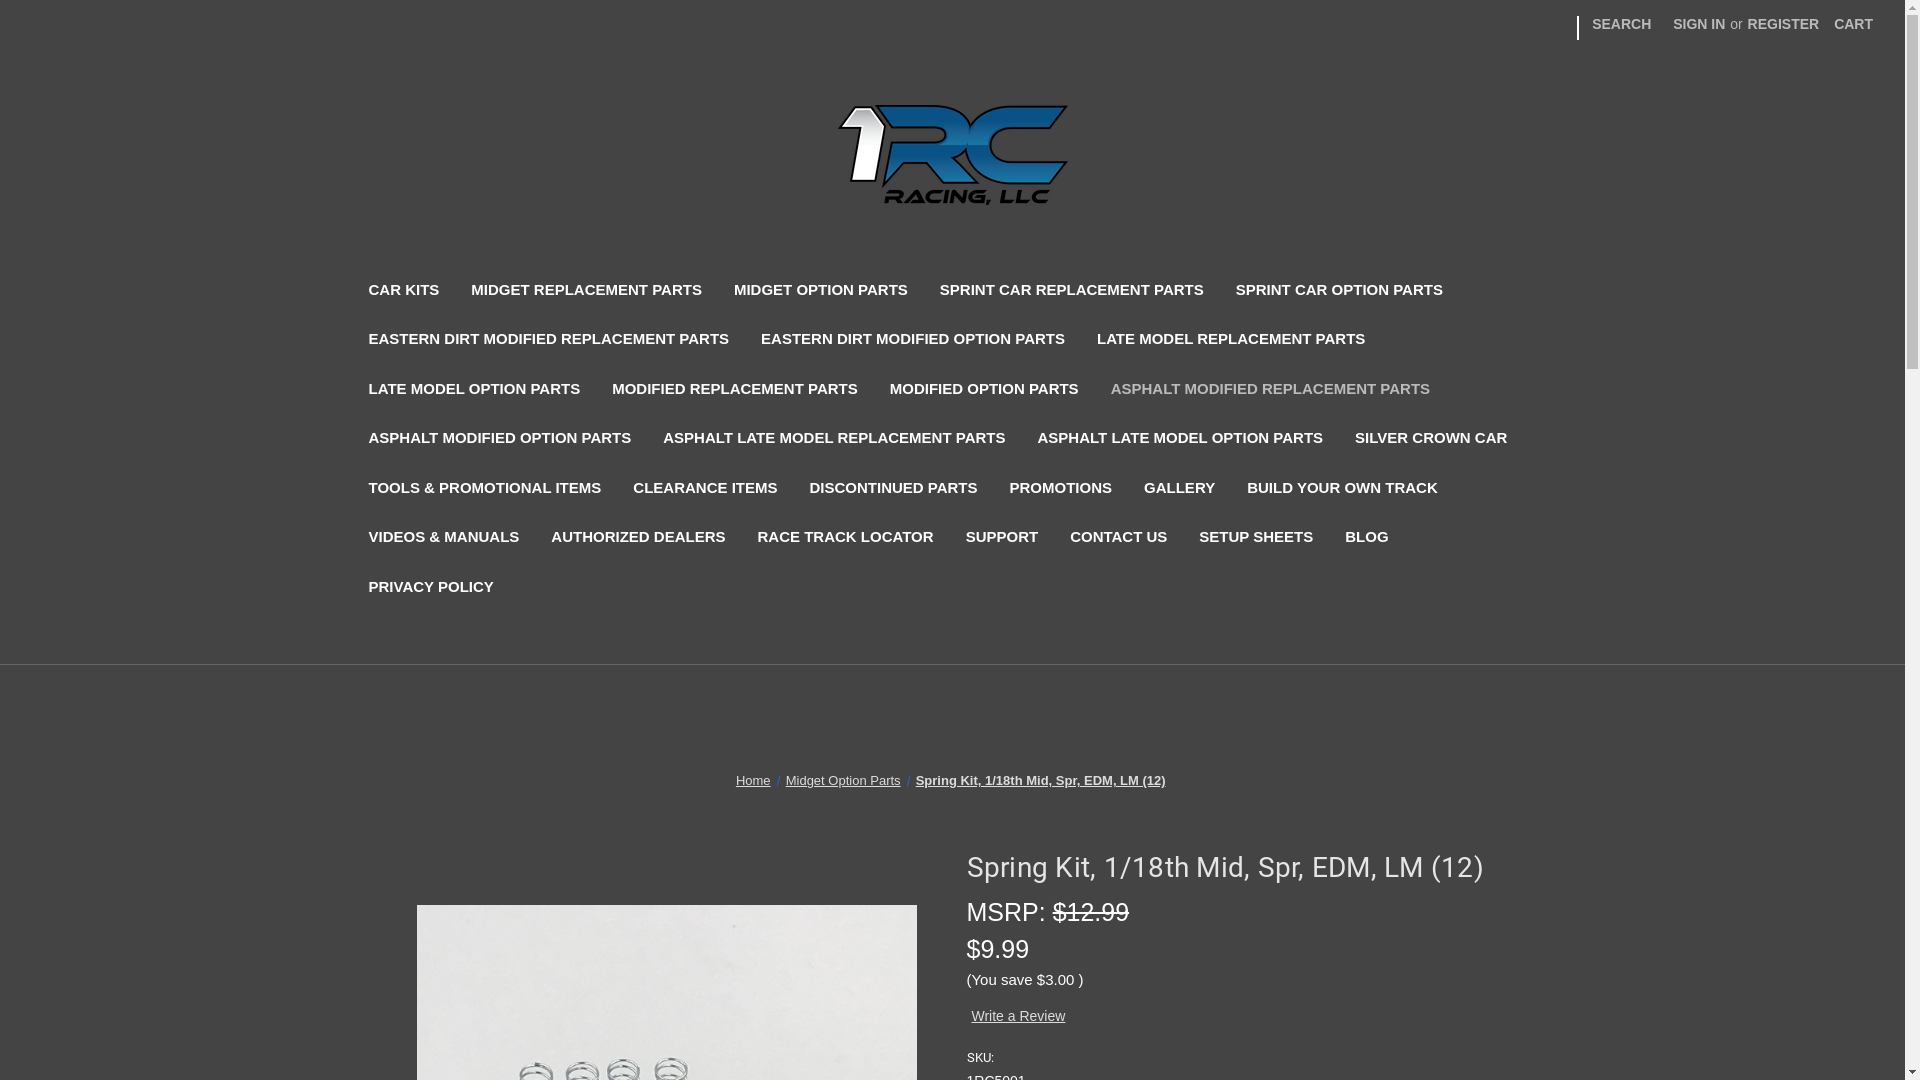  What do you see at coordinates (499, 439) in the screenshot?
I see `'ASPHALT MODIFIED OPTION PARTS'` at bounding box center [499, 439].